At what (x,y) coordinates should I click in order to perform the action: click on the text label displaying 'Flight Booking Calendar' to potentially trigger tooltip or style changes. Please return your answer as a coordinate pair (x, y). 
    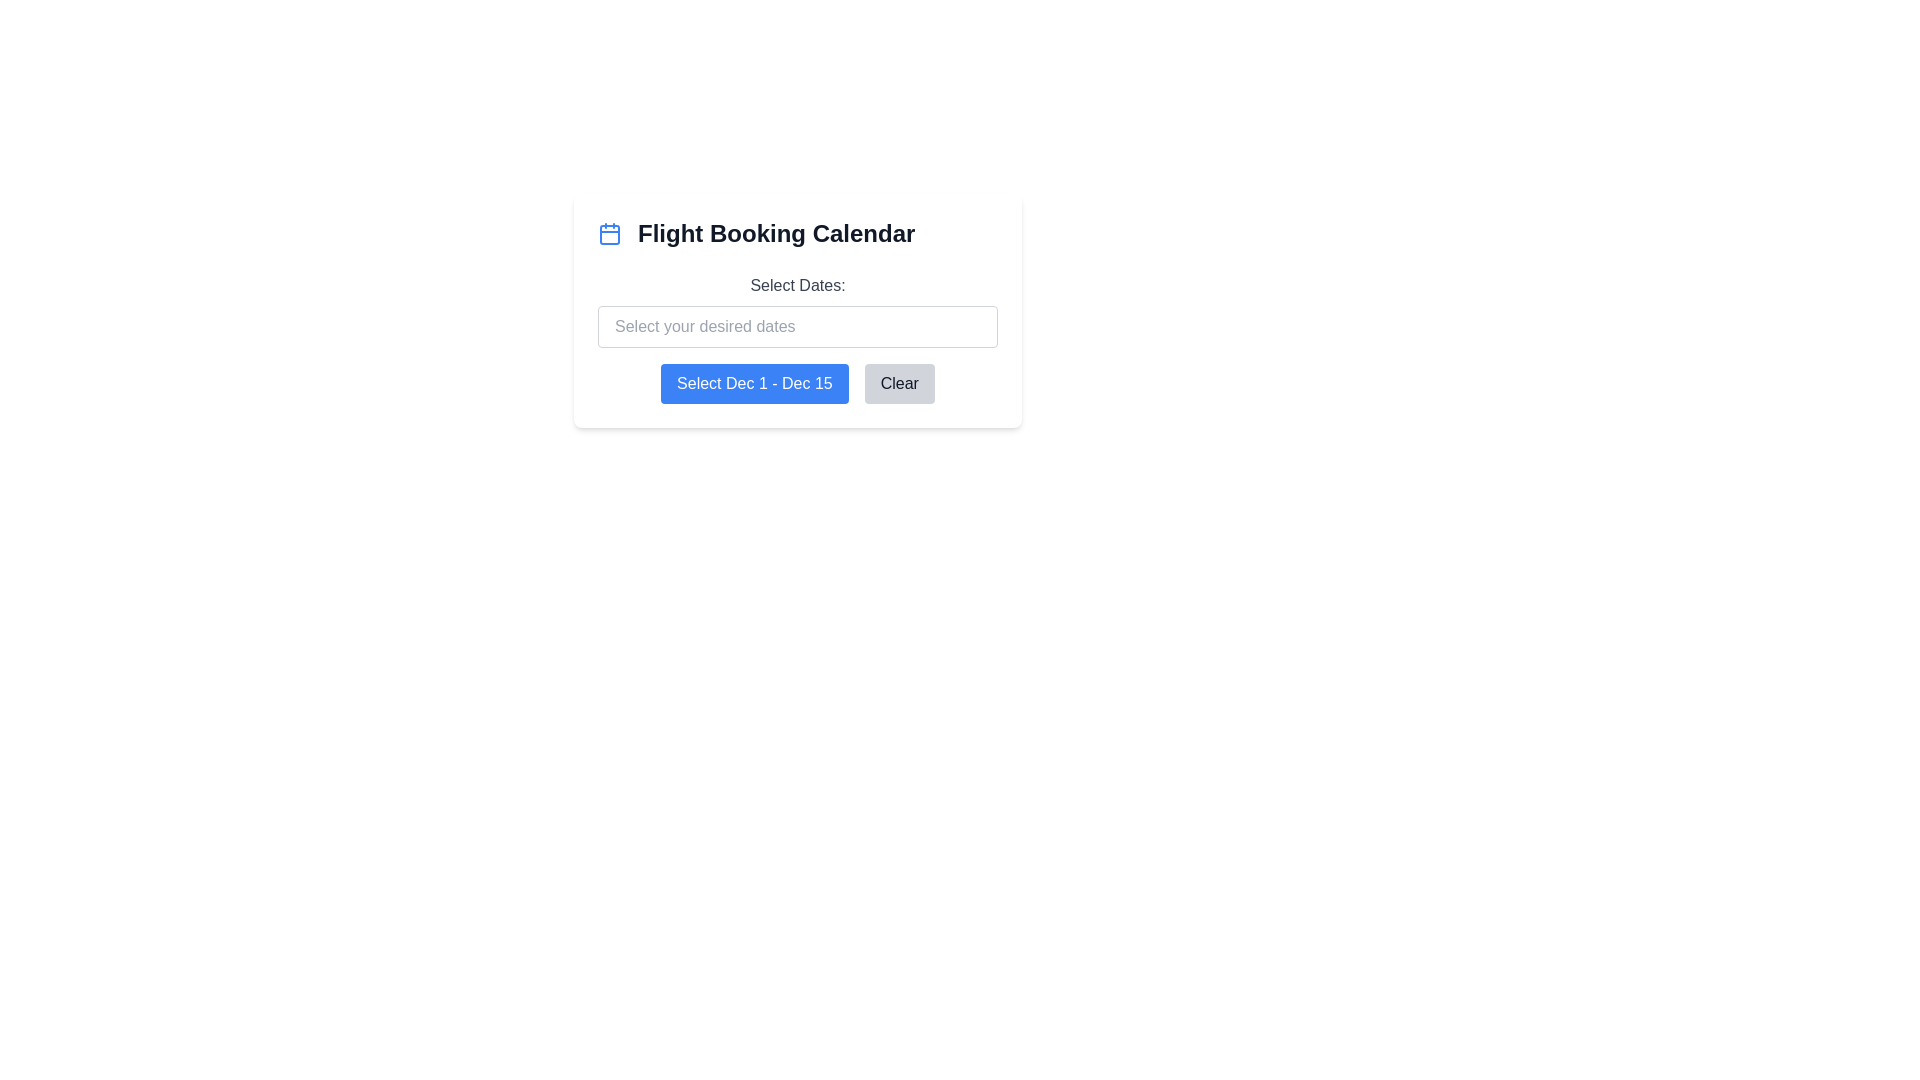
    Looking at the image, I should click on (775, 233).